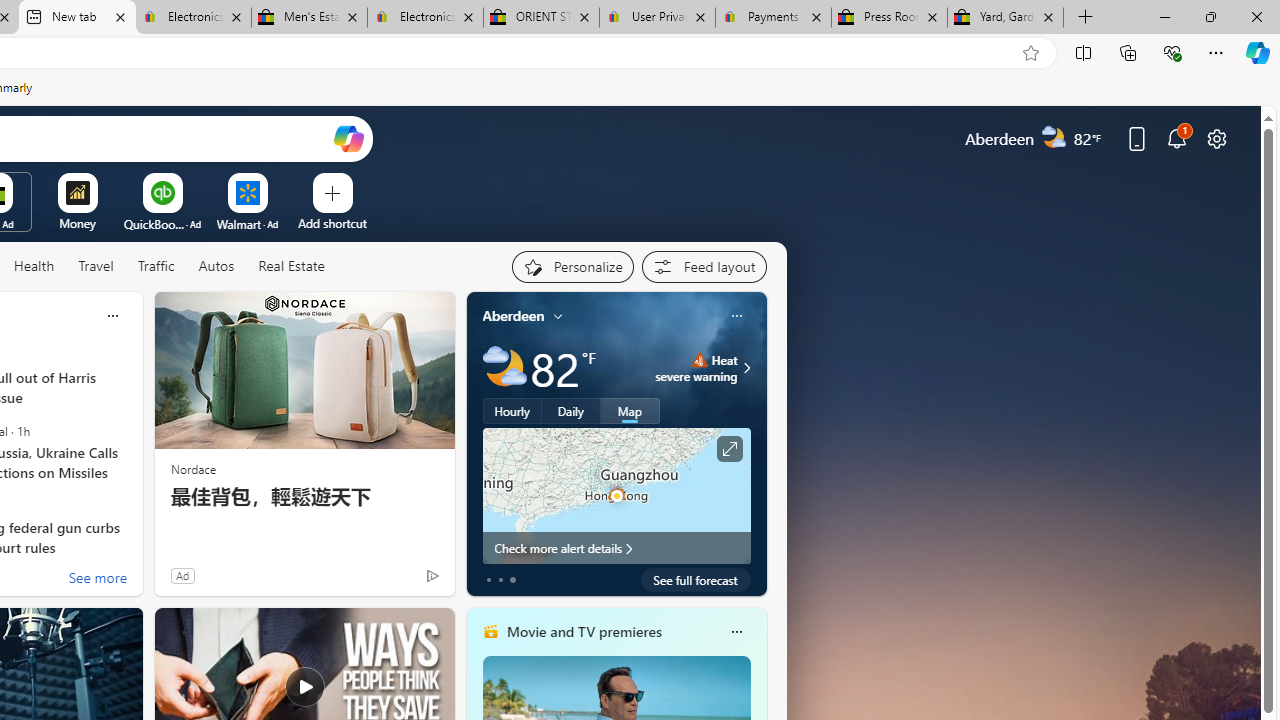 This screenshot has height=720, width=1280. Describe the element at coordinates (1215, 137) in the screenshot. I see `'Page settings'` at that location.